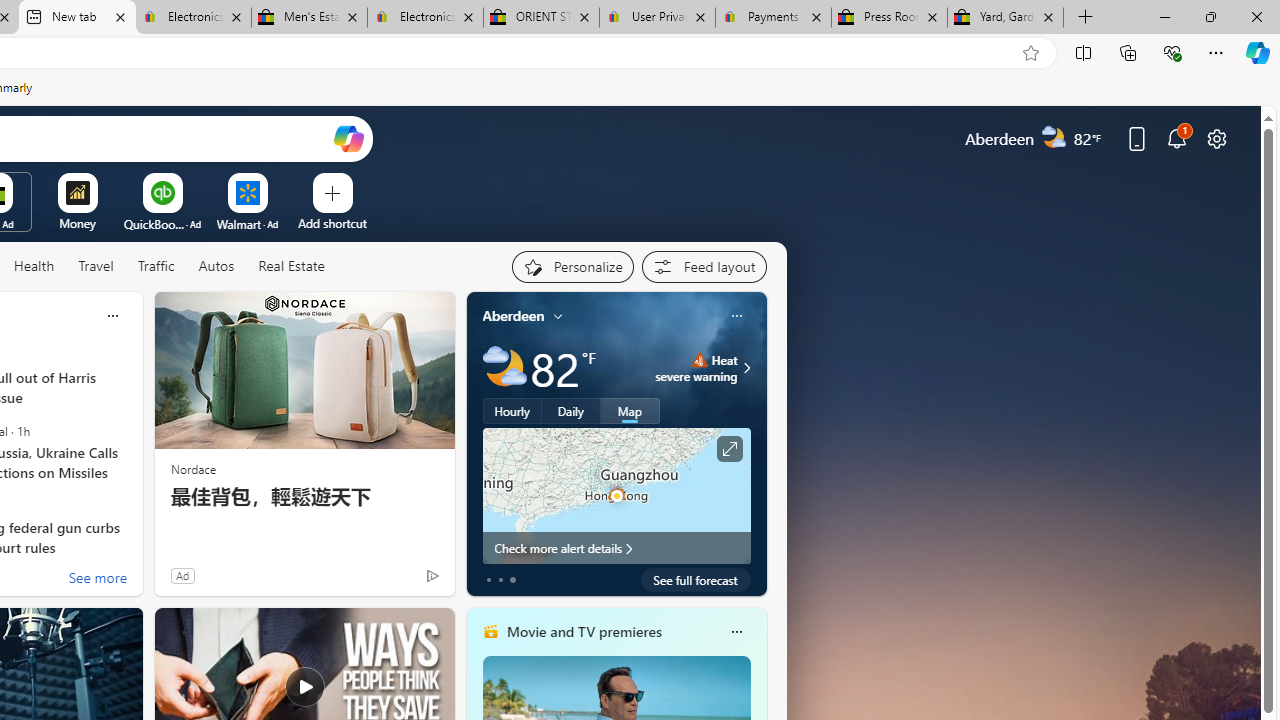 This screenshot has height=720, width=1280. Describe the element at coordinates (1215, 137) in the screenshot. I see `'Page settings'` at that location.